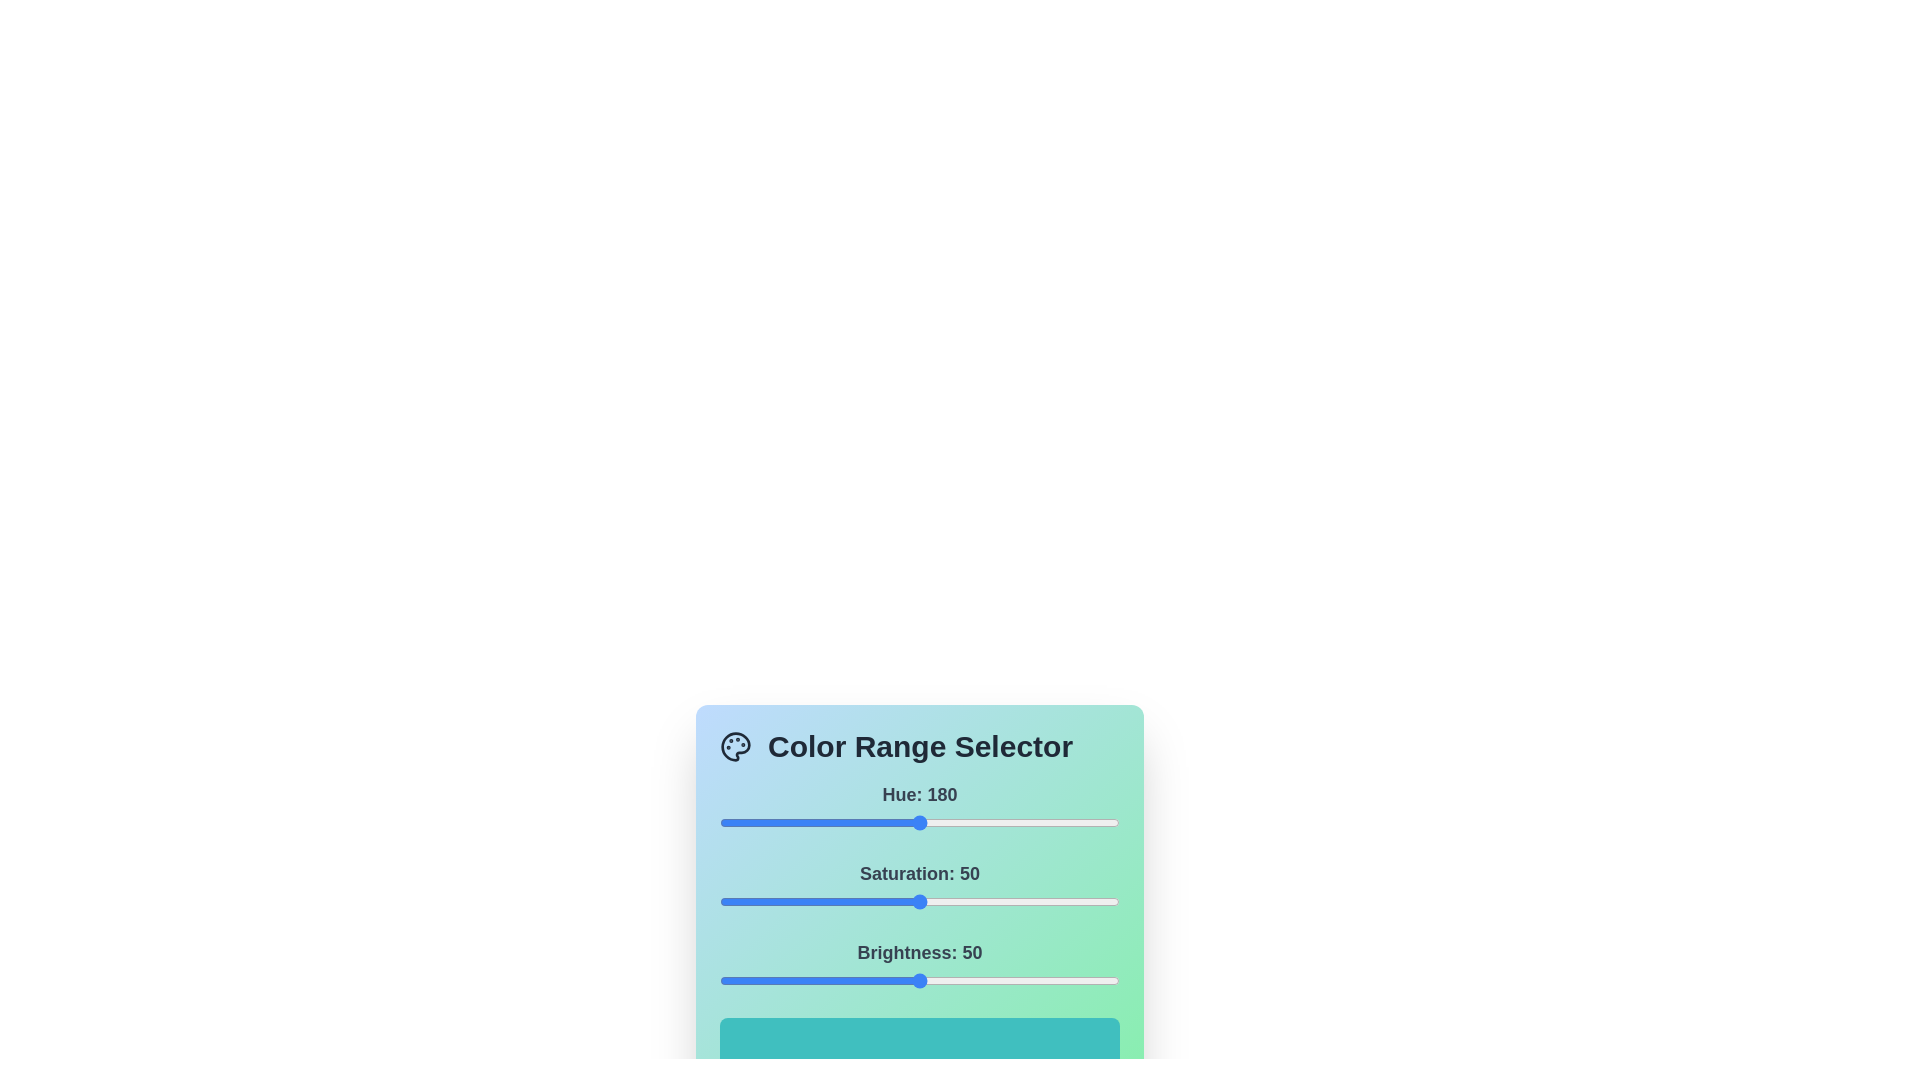 The width and height of the screenshot is (1920, 1080). I want to click on the 1 slider to 70, so click(999, 902).